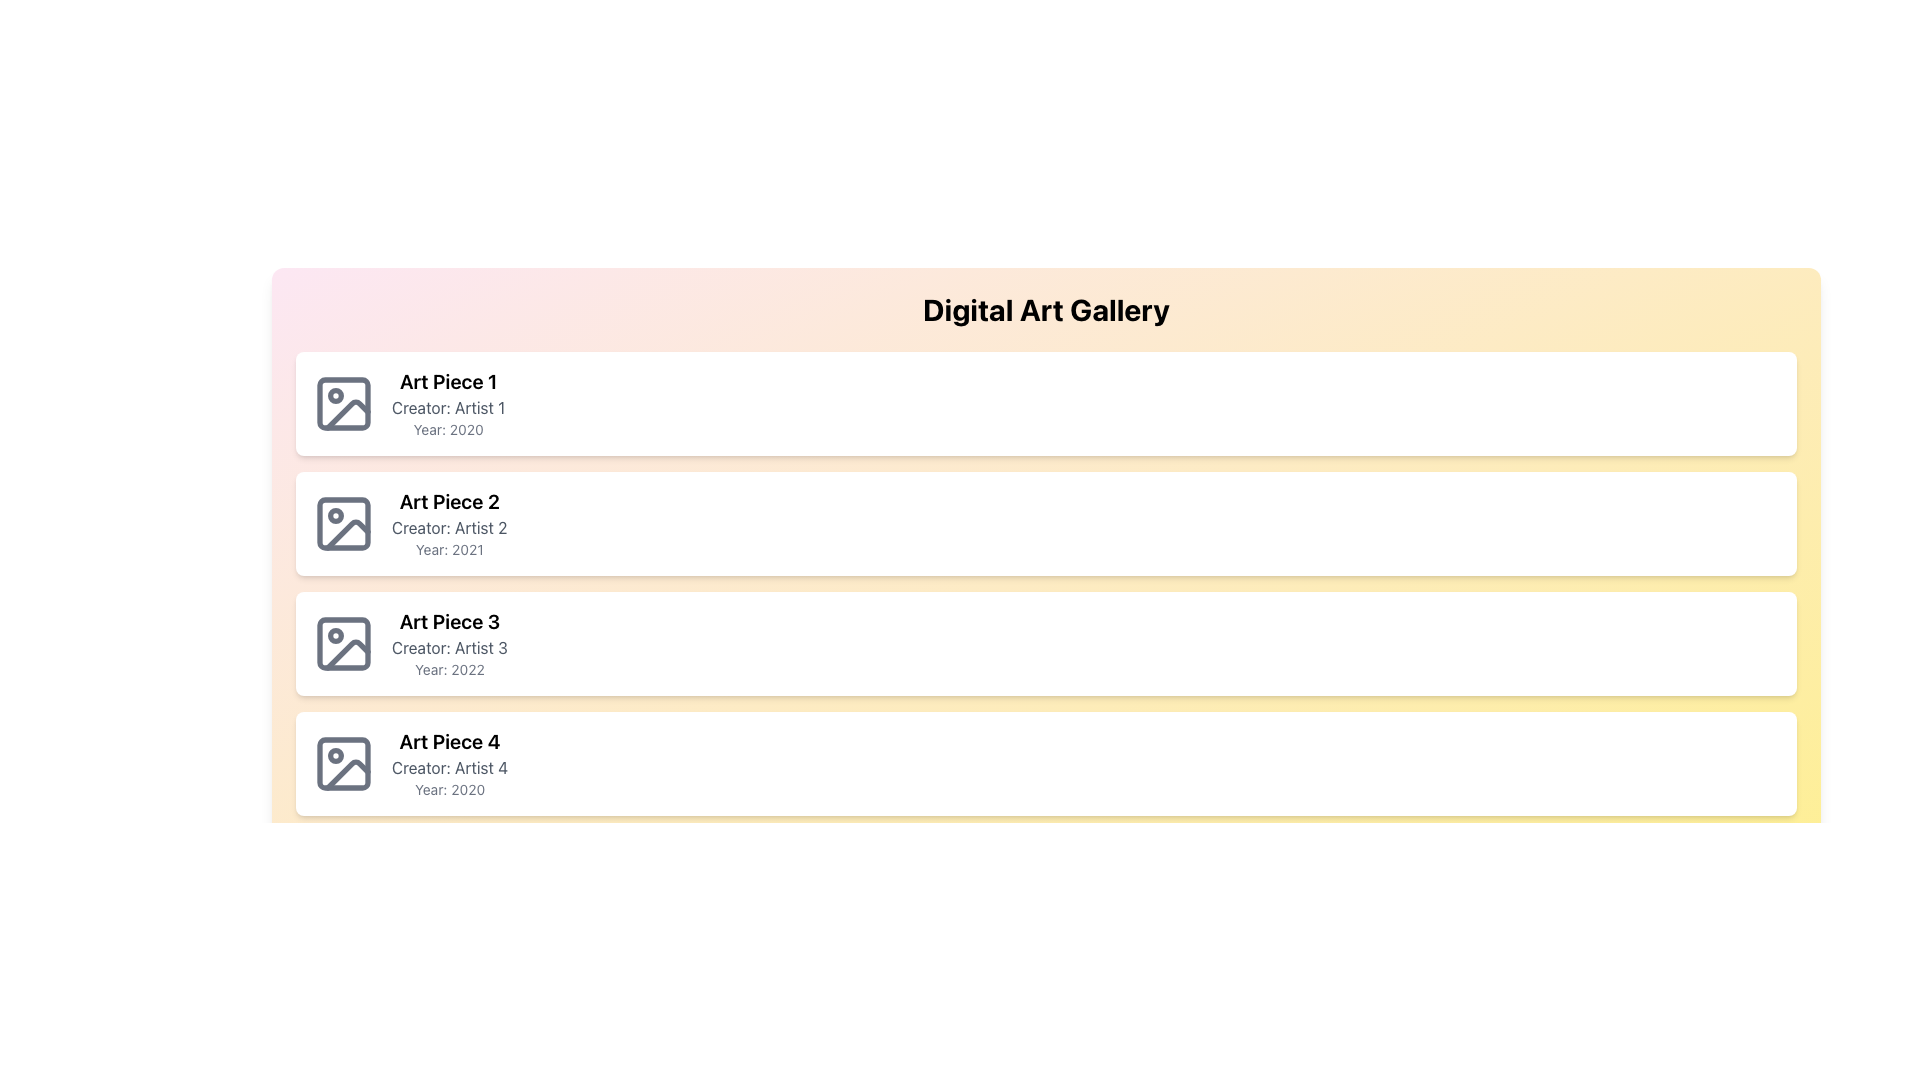 Image resolution: width=1920 pixels, height=1080 pixels. What do you see at coordinates (344, 404) in the screenshot?
I see `the icon representing the image placeholder for 'Art Piece 1' located on the far left of the first card in the vertical list layout` at bounding box center [344, 404].